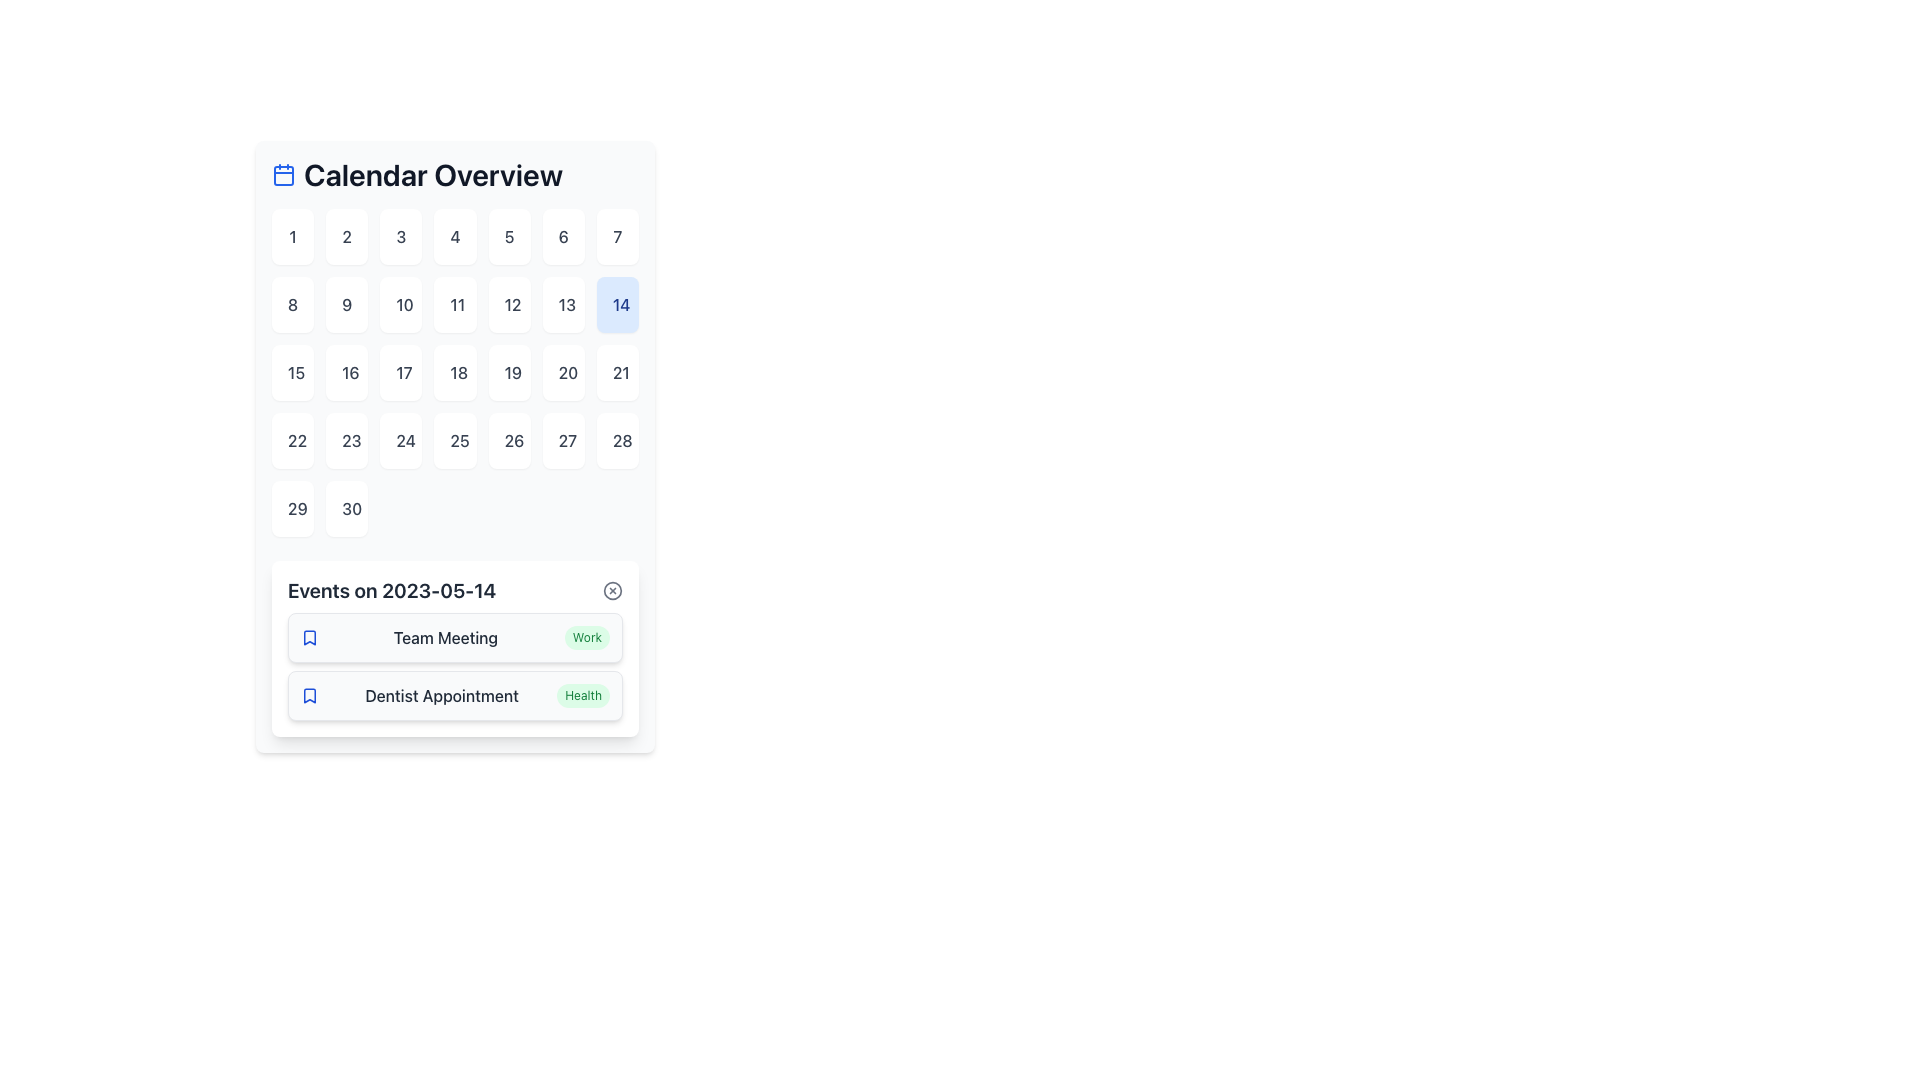  I want to click on the calendar icon element, which is a rounded rectangle with no internal content, located near the top-left corner of the interface, so click(282, 175).